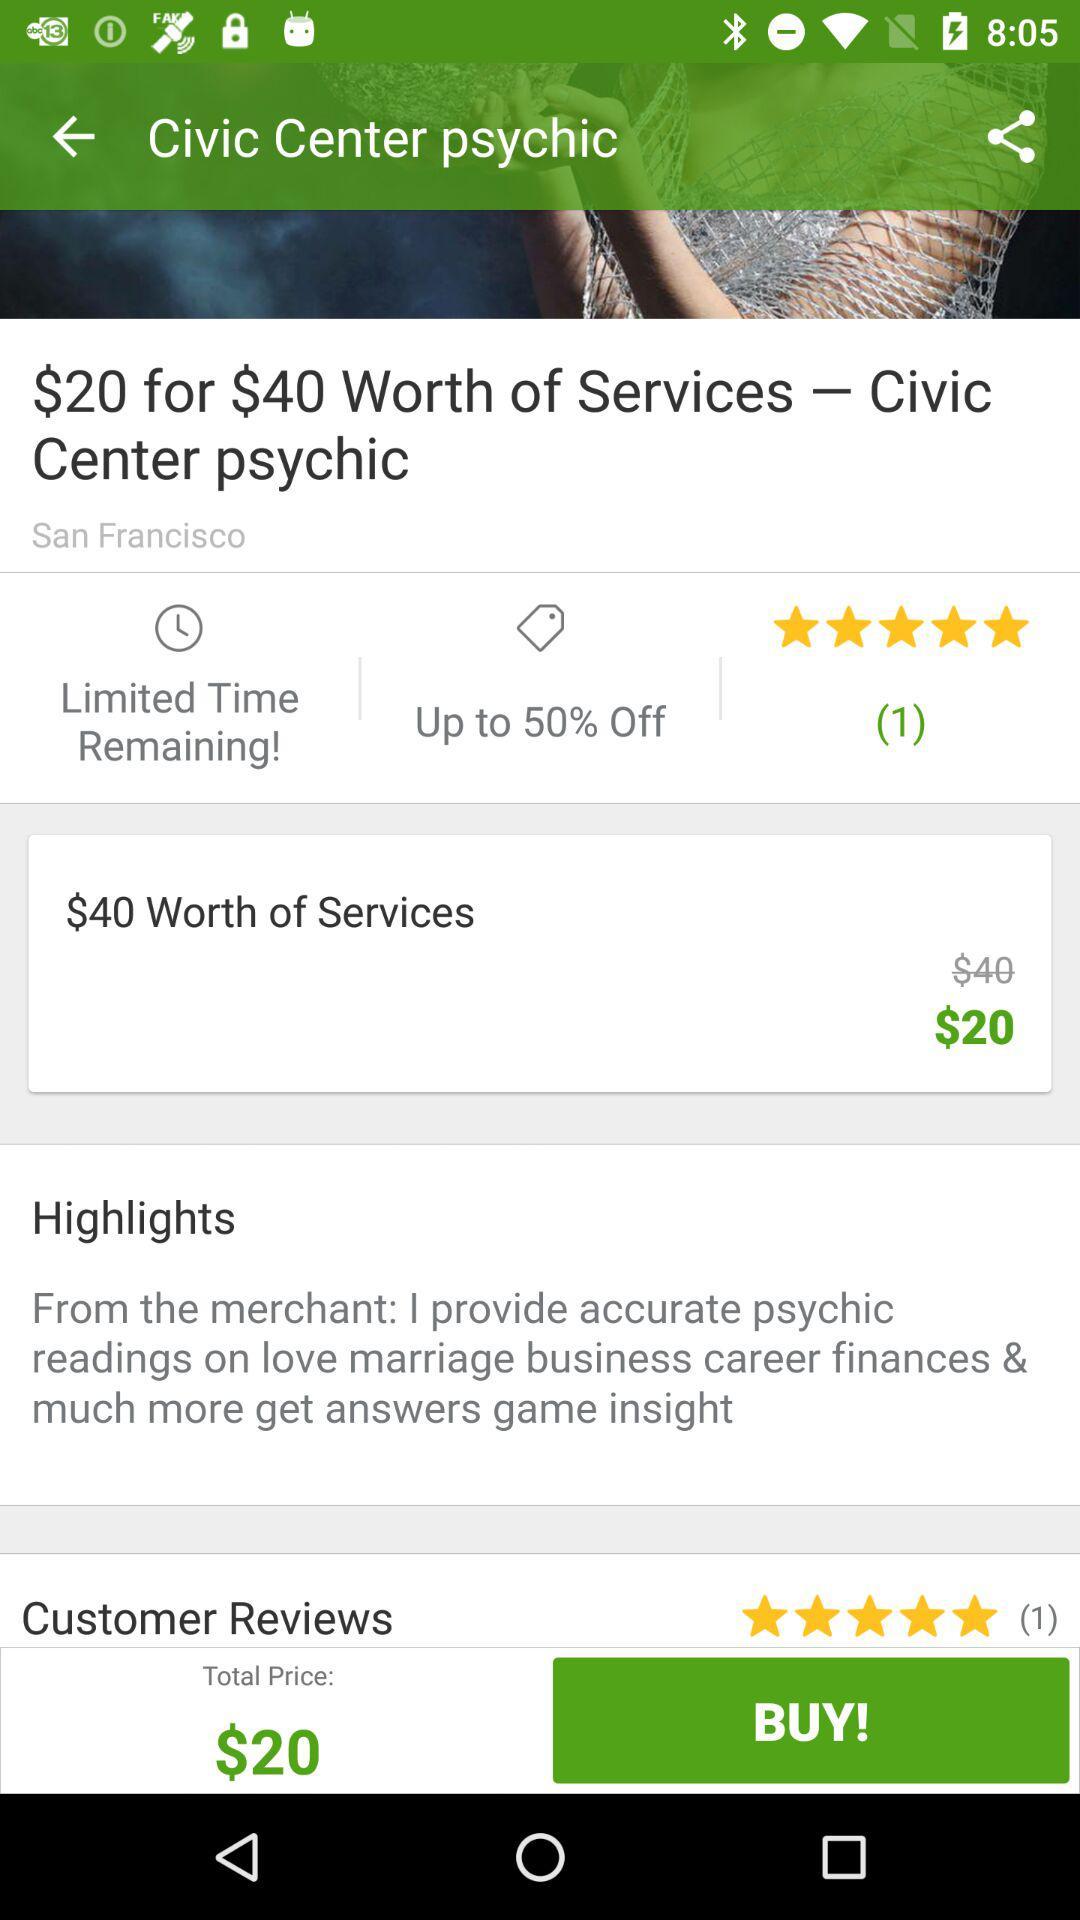 The image size is (1080, 1920). Describe the element at coordinates (540, 190) in the screenshot. I see `share page and go back` at that location.